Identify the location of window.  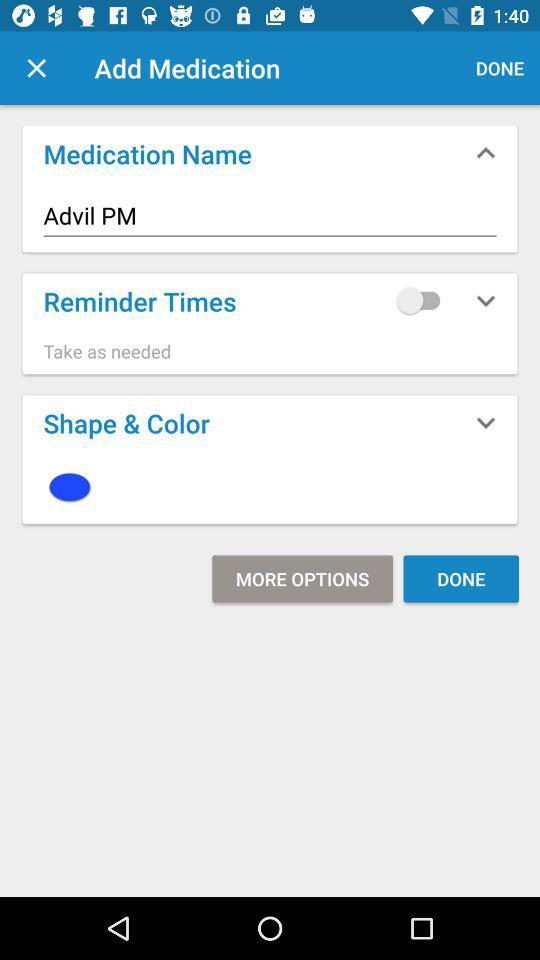
(36, 68).